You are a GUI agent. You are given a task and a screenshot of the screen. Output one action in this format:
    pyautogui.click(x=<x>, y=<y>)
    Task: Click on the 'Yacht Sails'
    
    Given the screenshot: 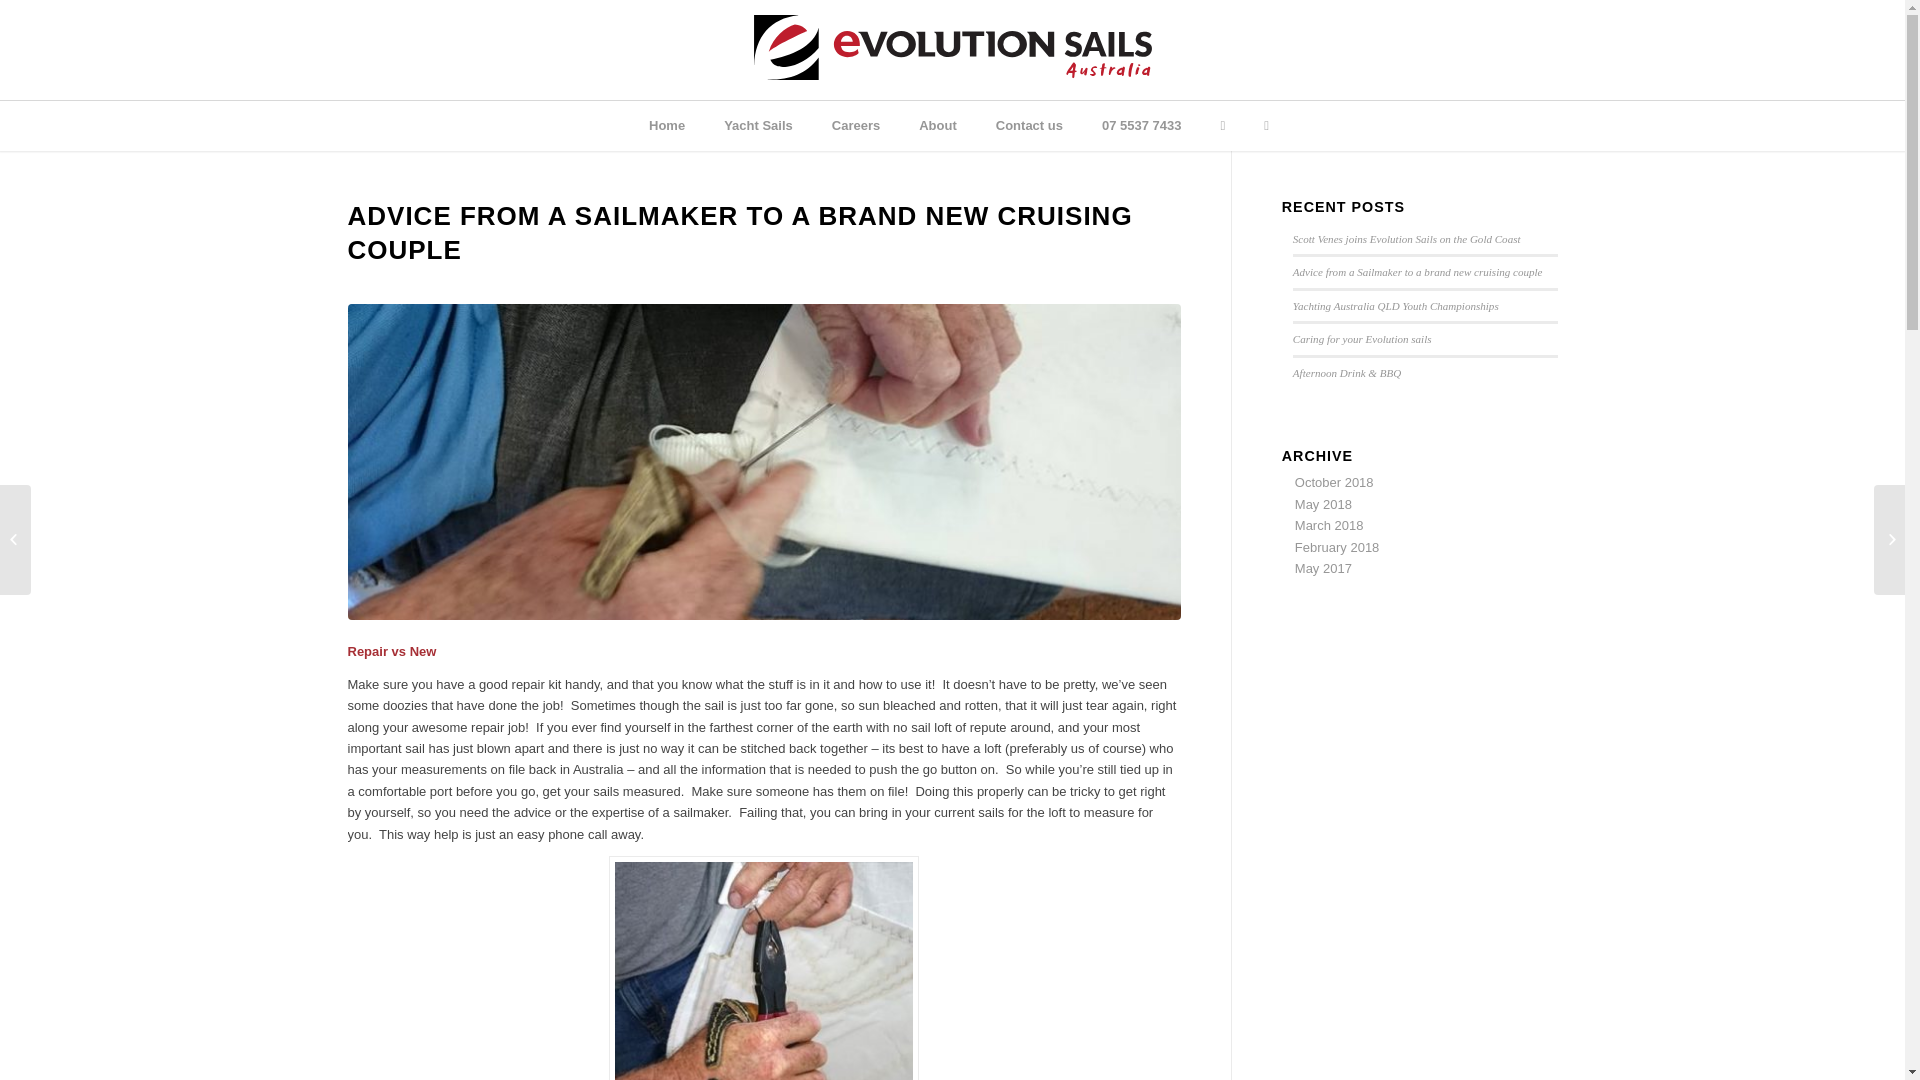 What is the action you would take?
    pyautogui.click(x=757, y=126)
    